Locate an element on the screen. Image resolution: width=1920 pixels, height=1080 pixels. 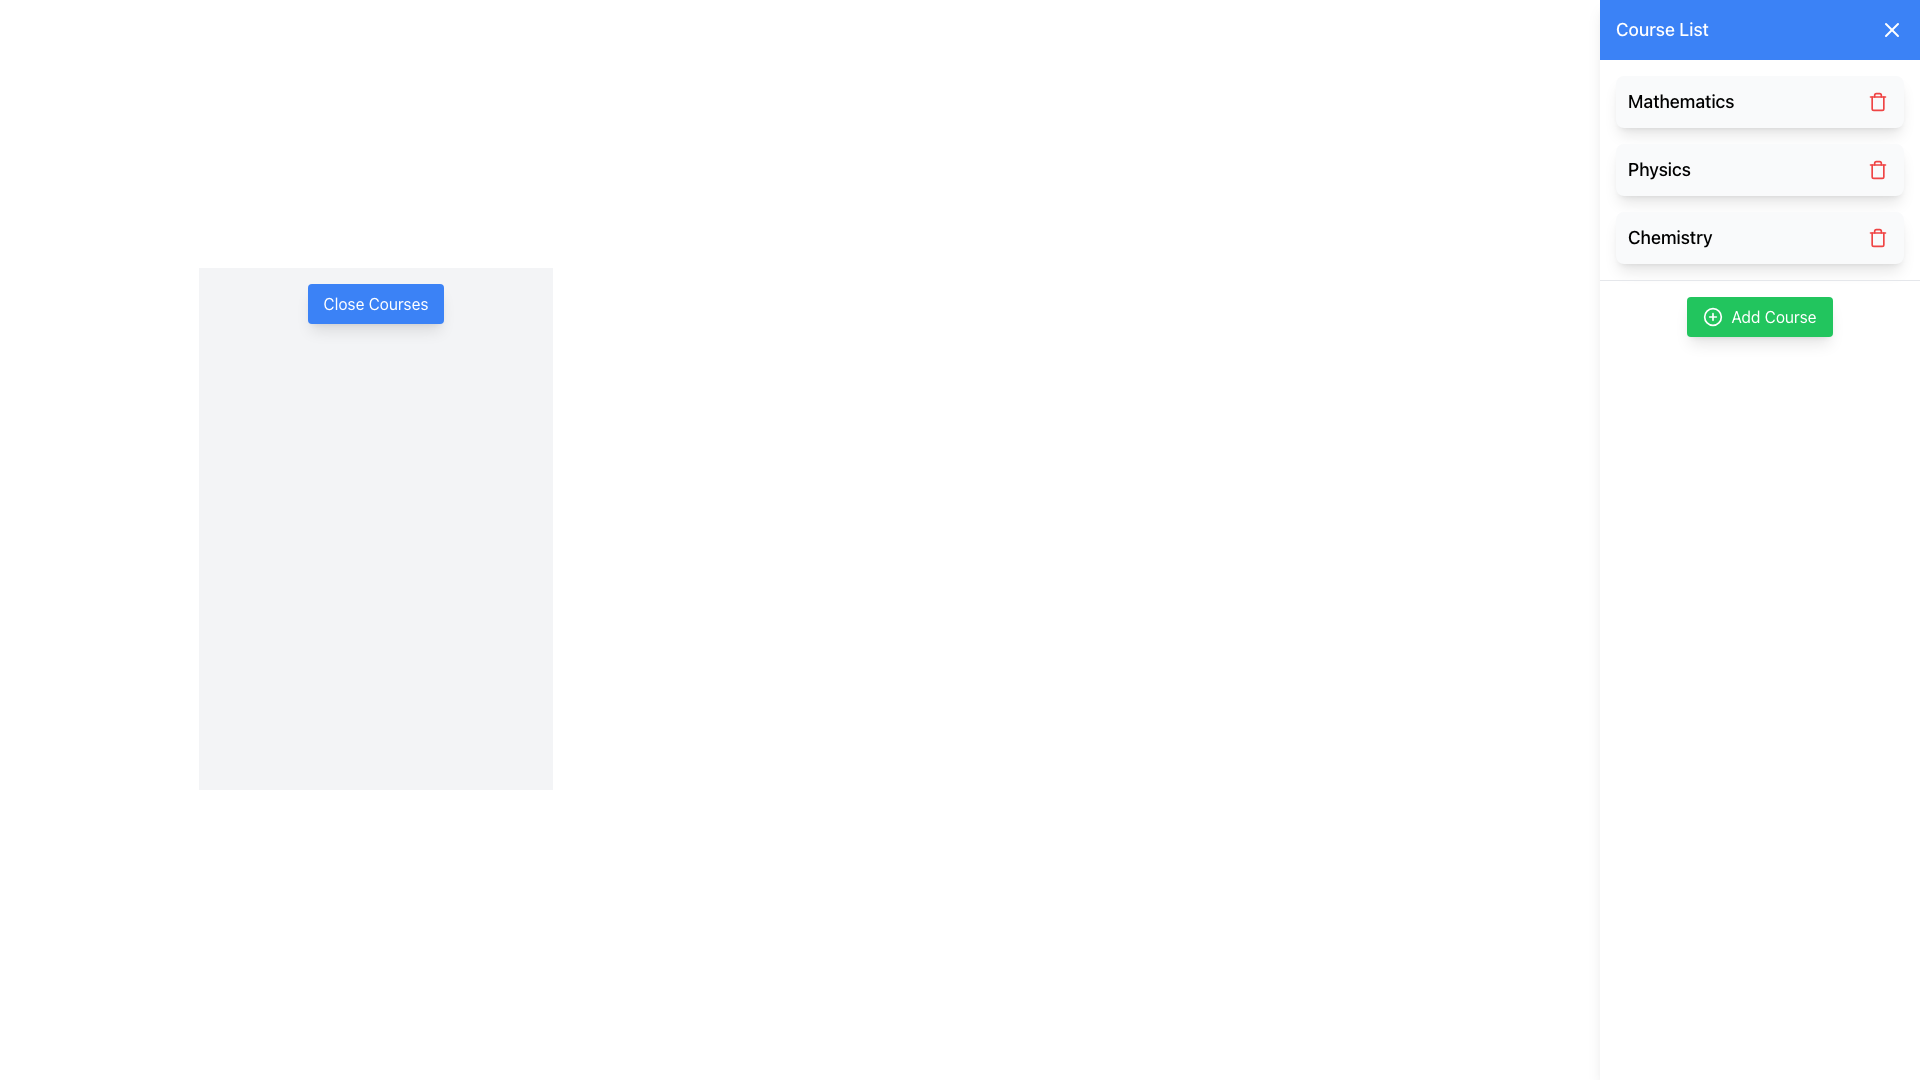
the 'X' icon button on the blue background at the top right corner of the 'Course List' section is located at coordinates (1890, 30).